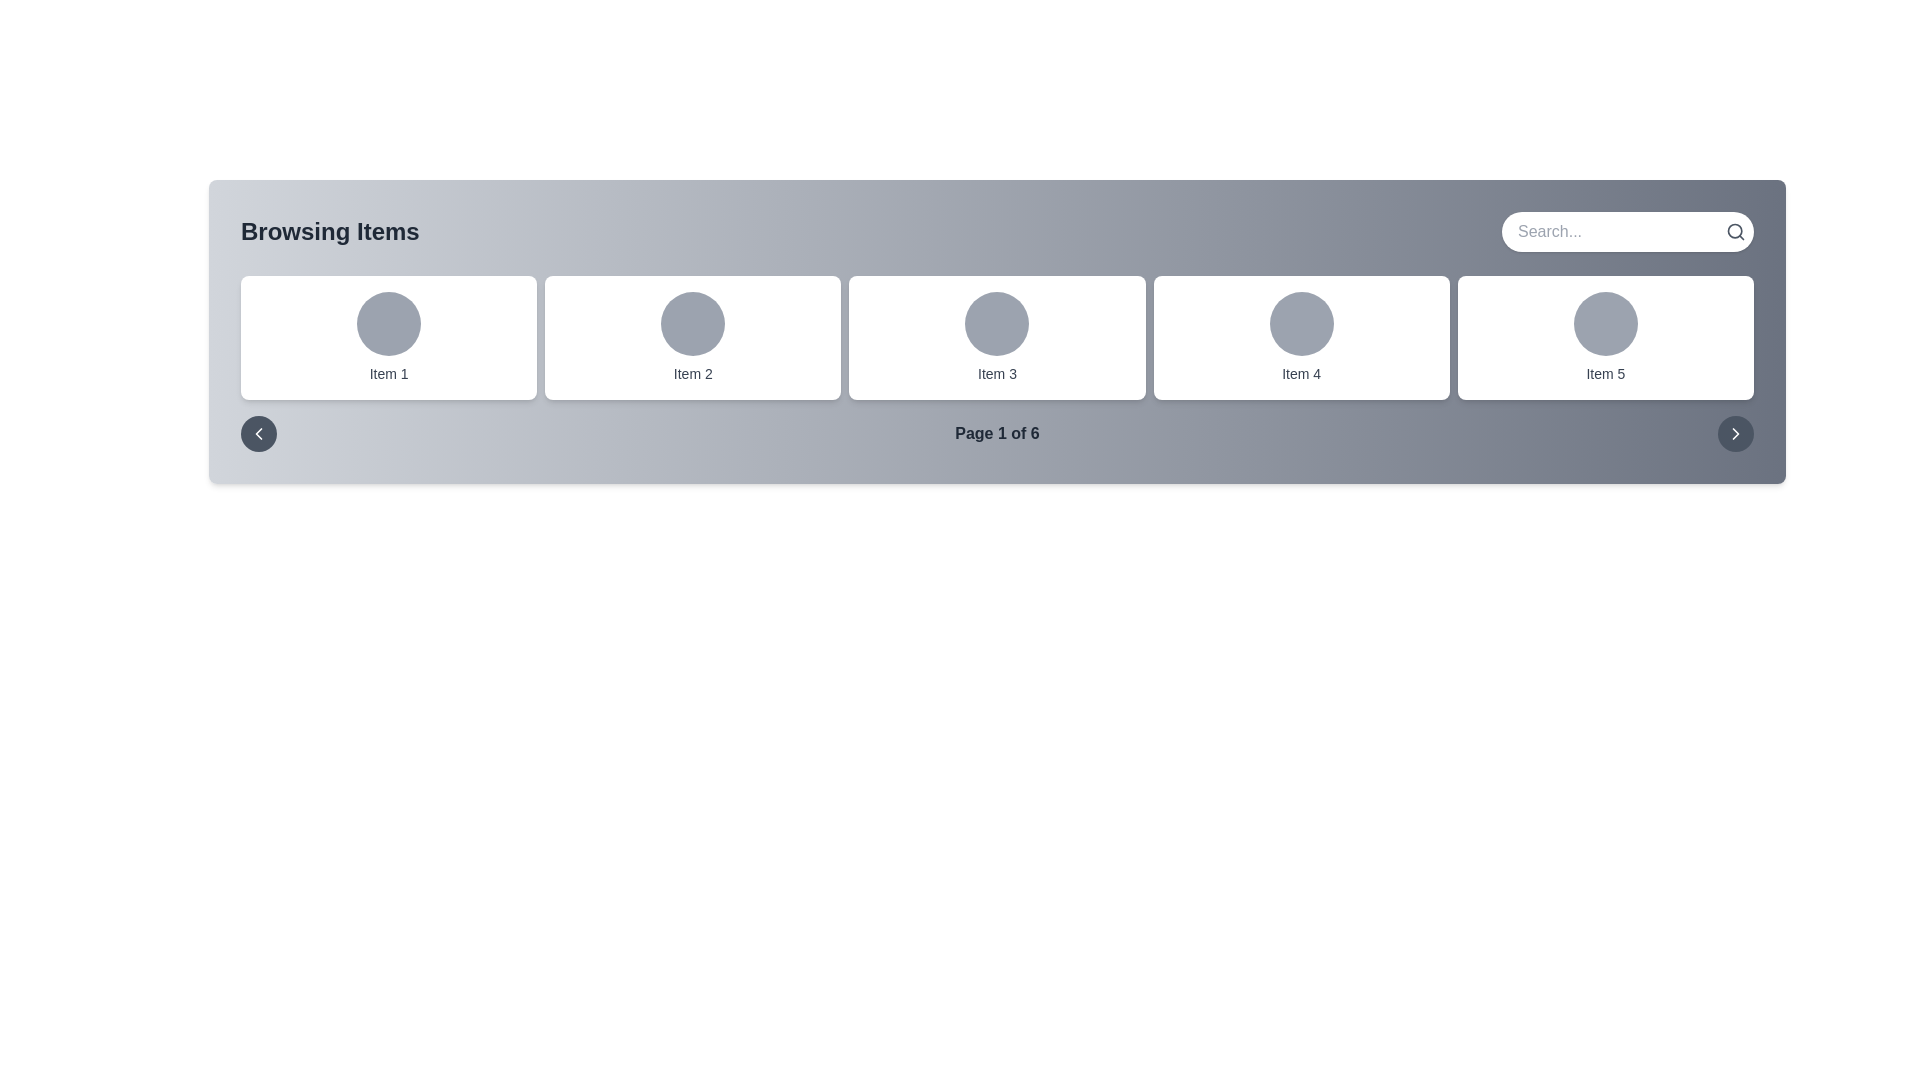  What do you see at coordinates (692, 337) in the screenshot?
I see `the second card in a horizontally aligned grid of five items for selection or information purposes` at bounding box center [692, 337].